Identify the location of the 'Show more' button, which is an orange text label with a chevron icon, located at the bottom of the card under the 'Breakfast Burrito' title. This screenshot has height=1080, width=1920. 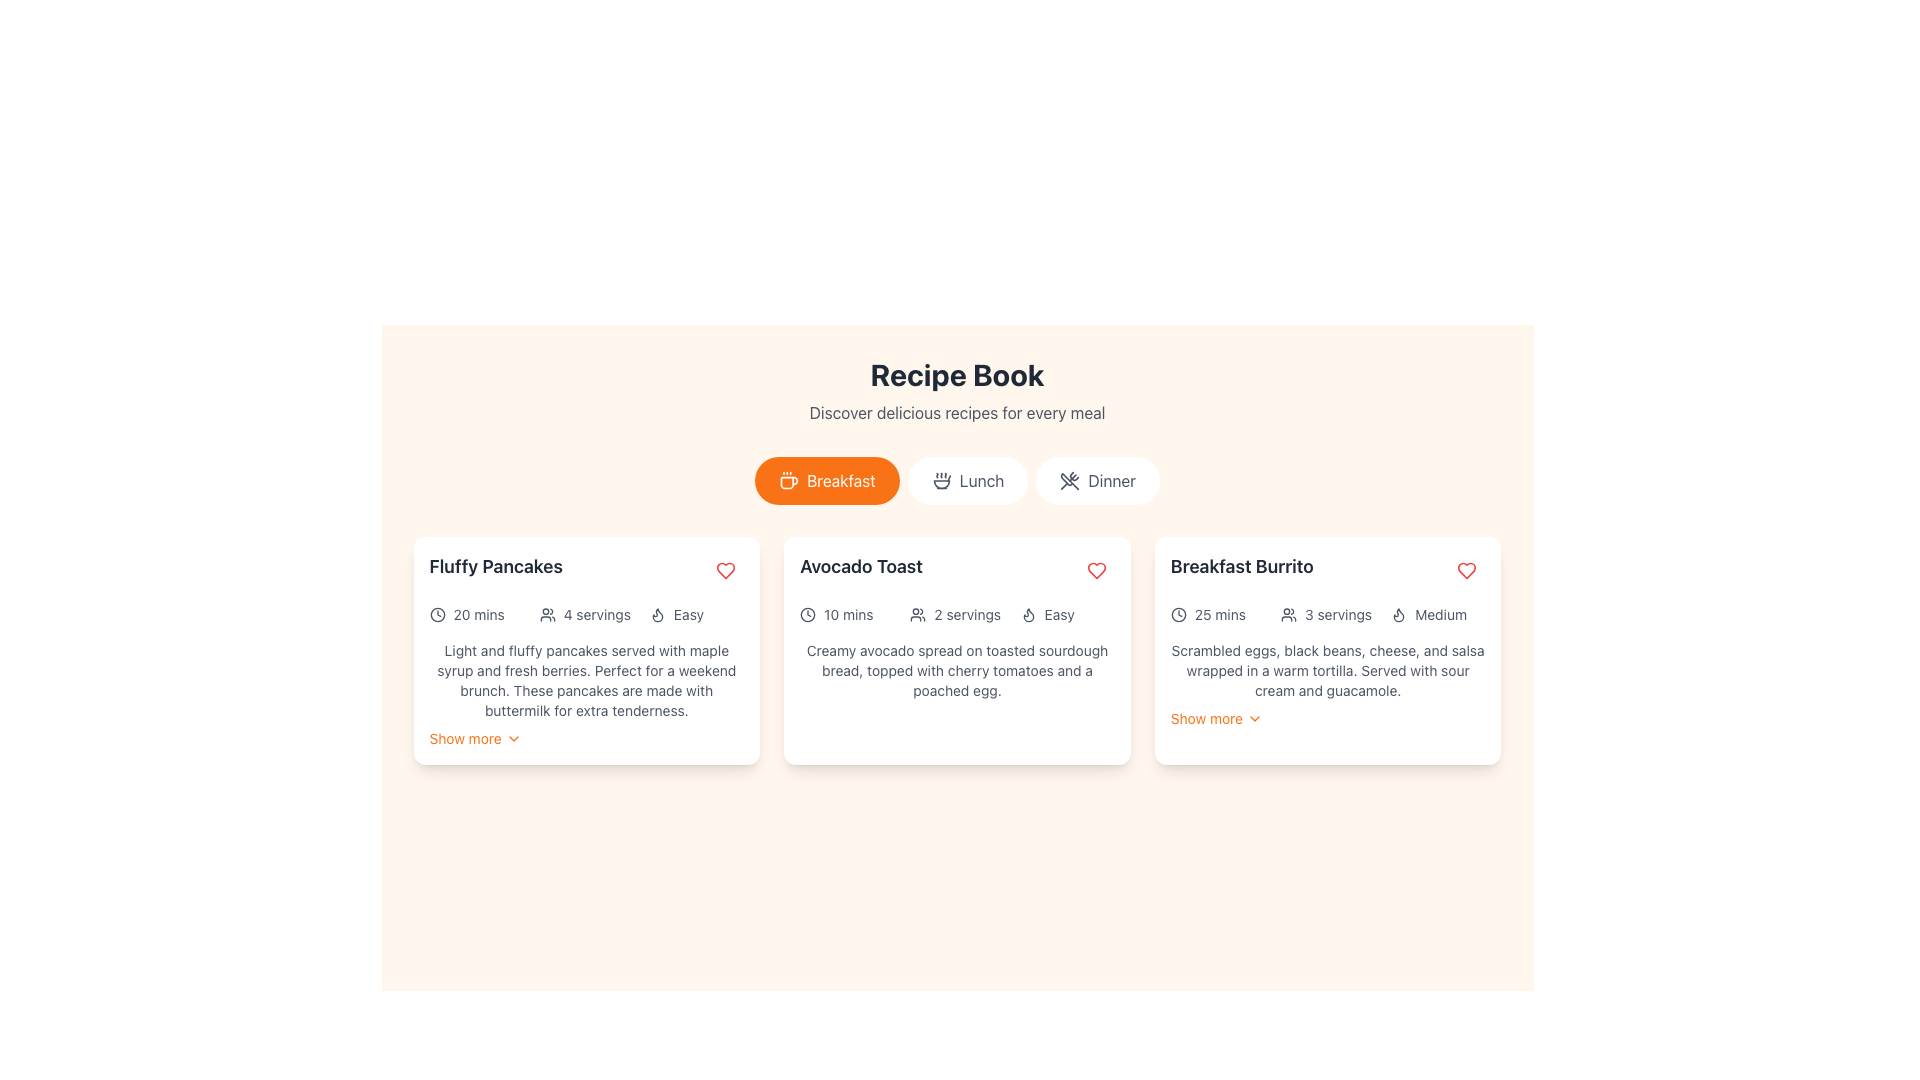
(1215, 717).